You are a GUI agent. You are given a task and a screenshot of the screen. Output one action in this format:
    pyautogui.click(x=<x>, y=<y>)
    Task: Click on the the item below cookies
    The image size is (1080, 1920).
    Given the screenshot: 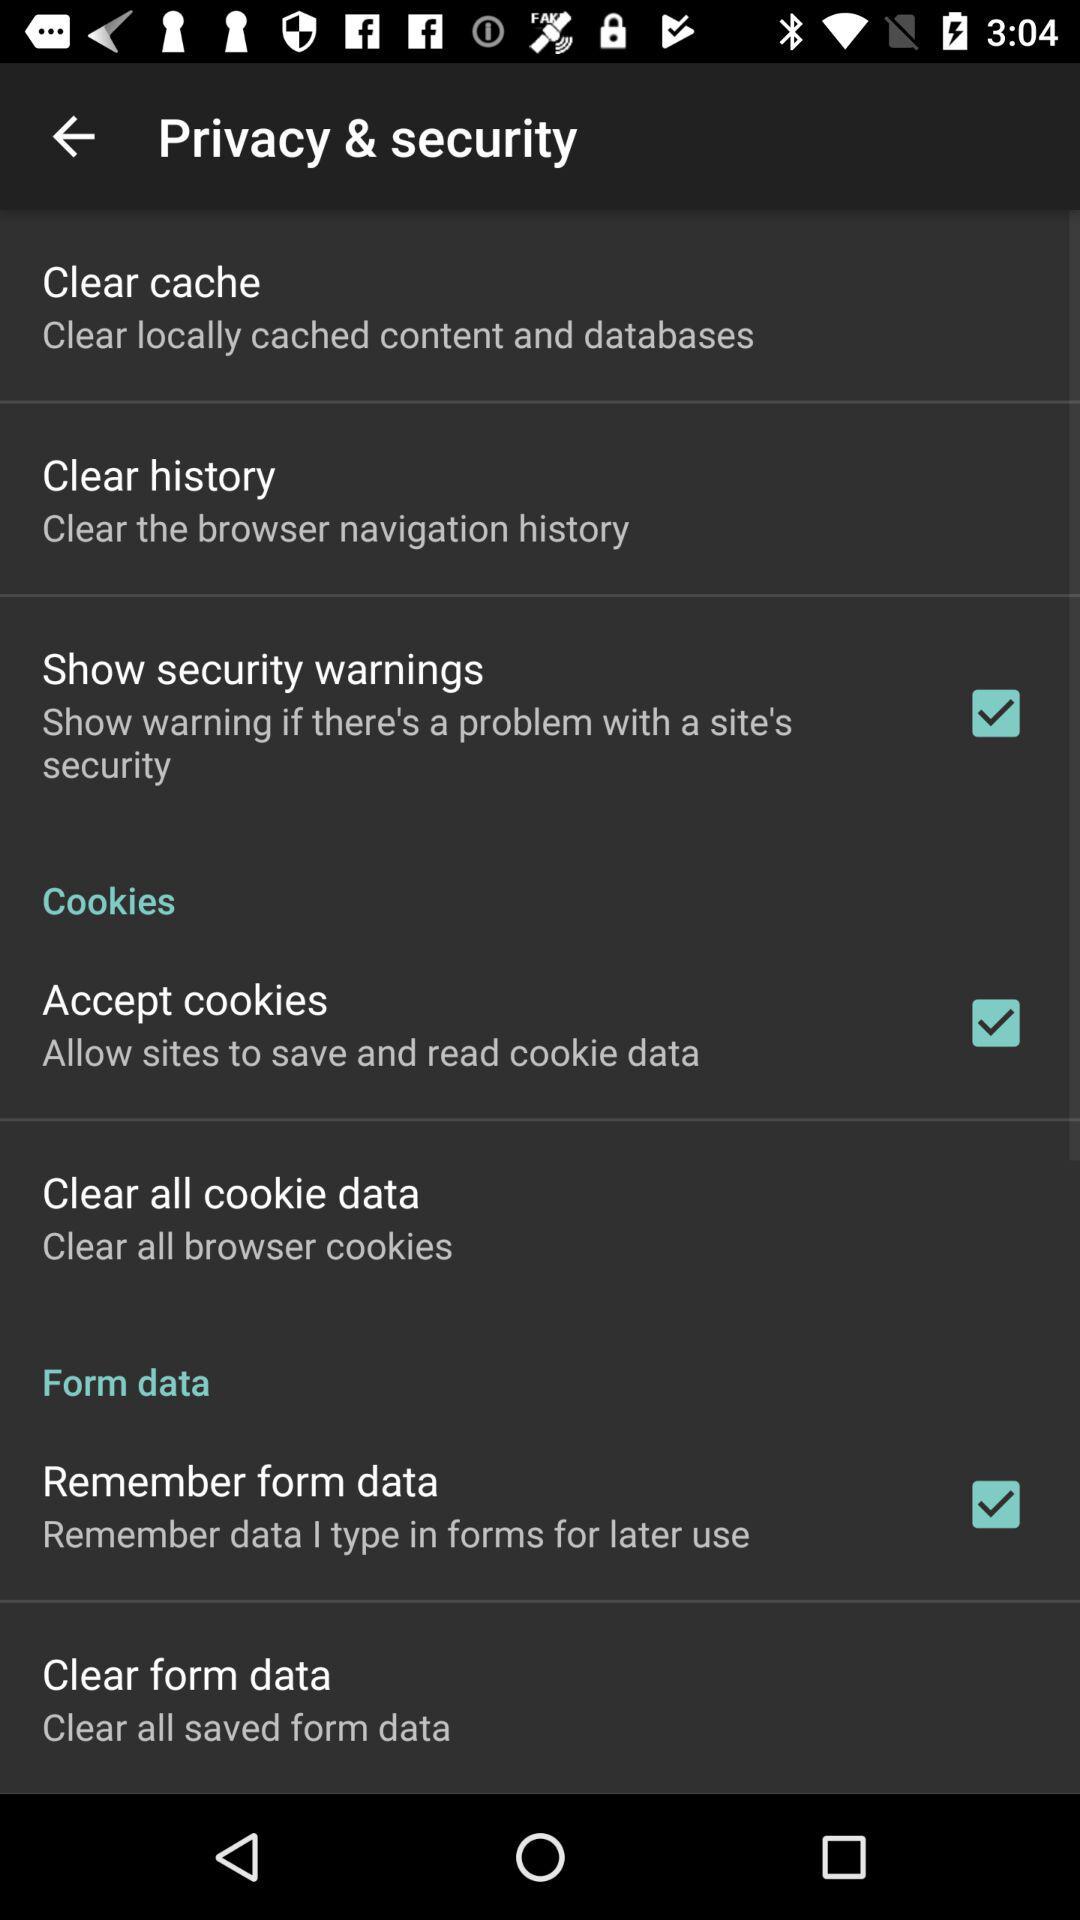 What is the action you would take?
    pyautogui.click(x=185, y=998)
    